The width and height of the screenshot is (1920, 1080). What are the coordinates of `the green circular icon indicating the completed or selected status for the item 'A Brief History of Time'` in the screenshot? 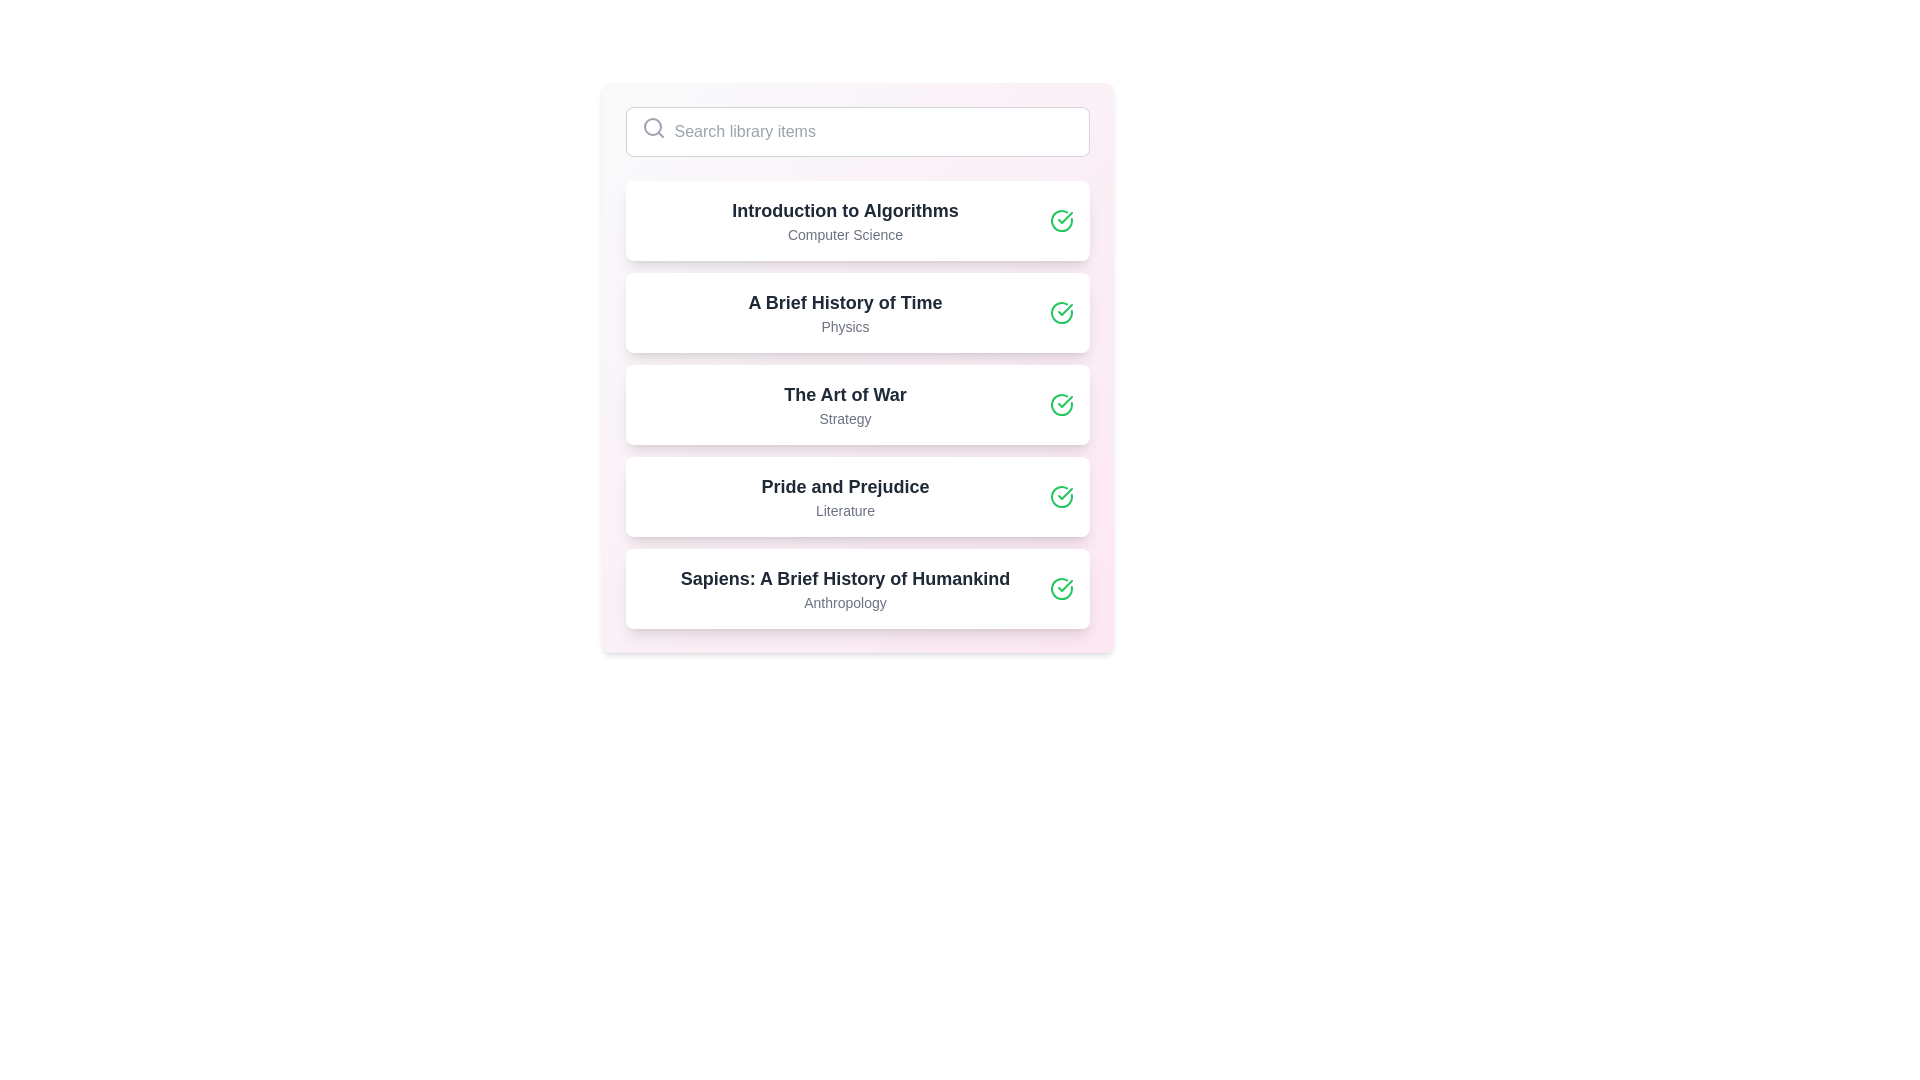 It's located at (1060, 312).